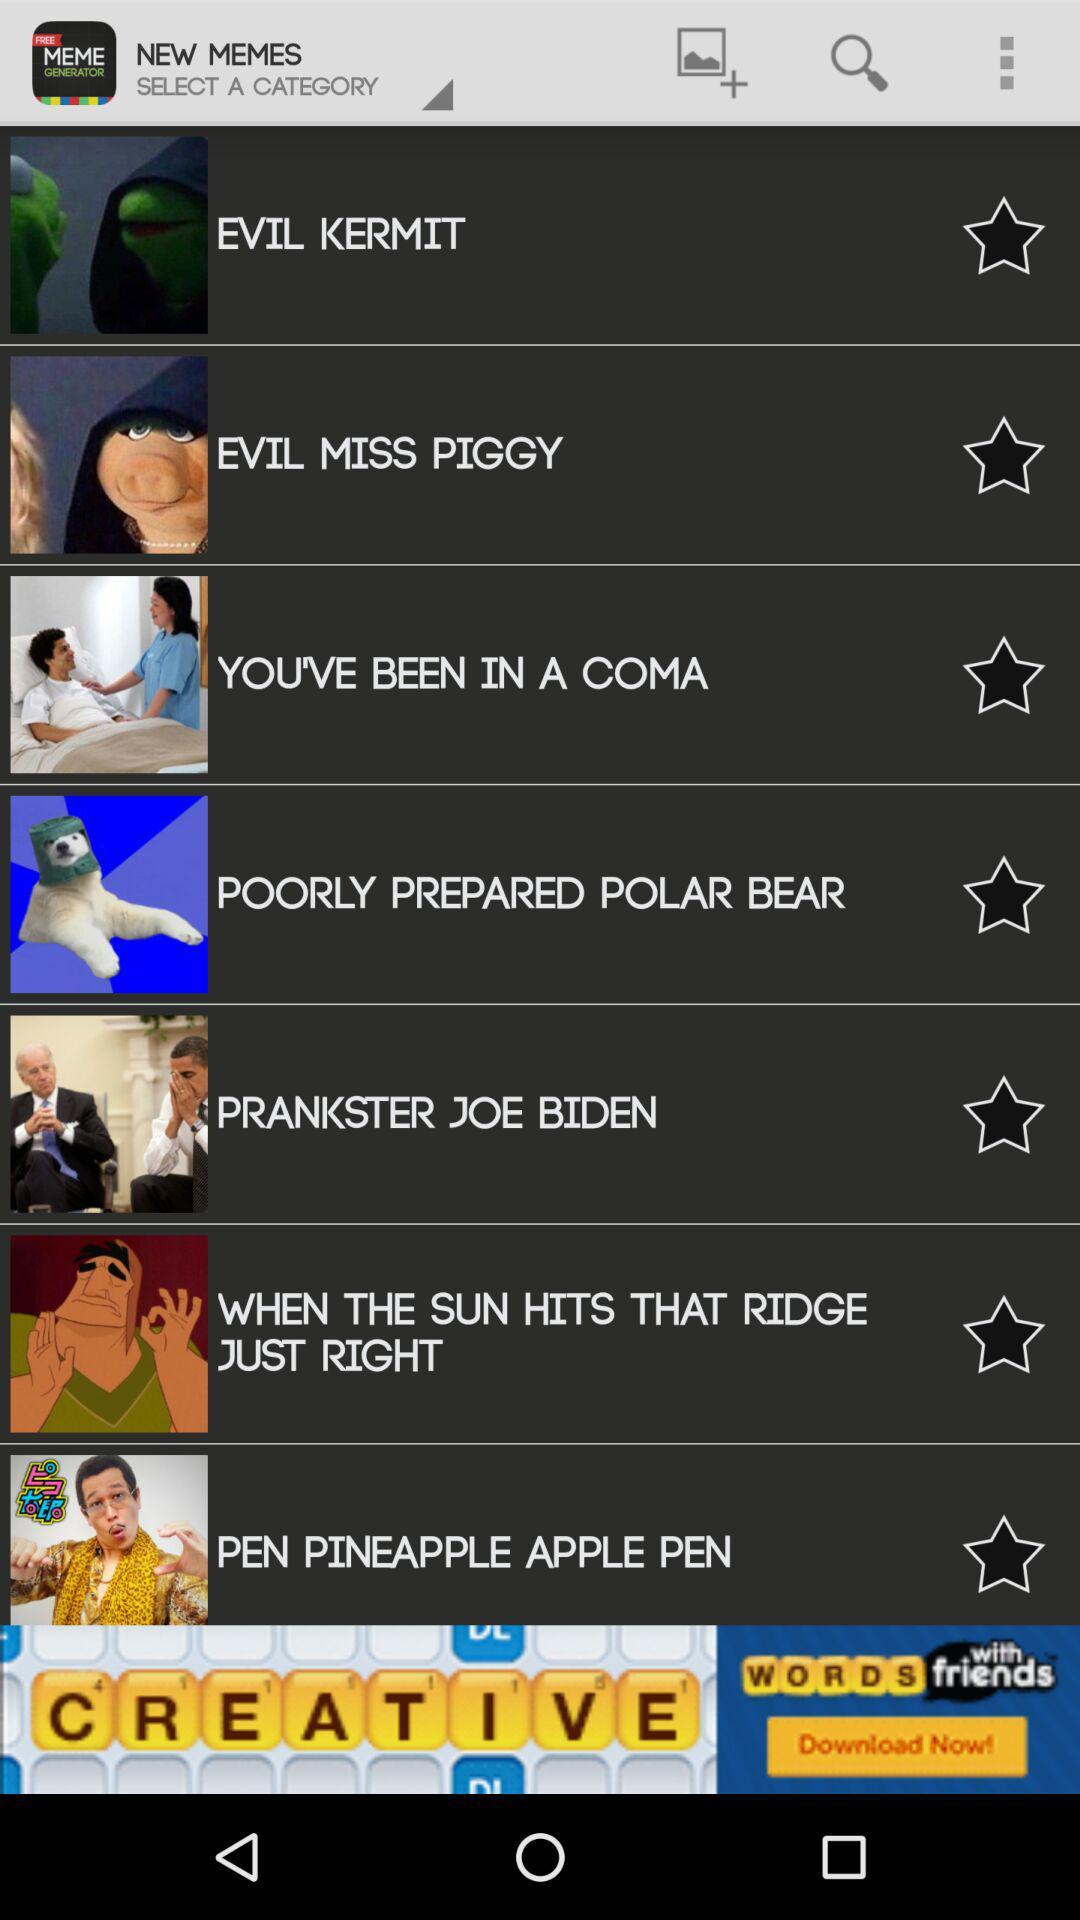 This screenshot has height=1920, width=1080. I want to click on favorite, so click(1003, 235).